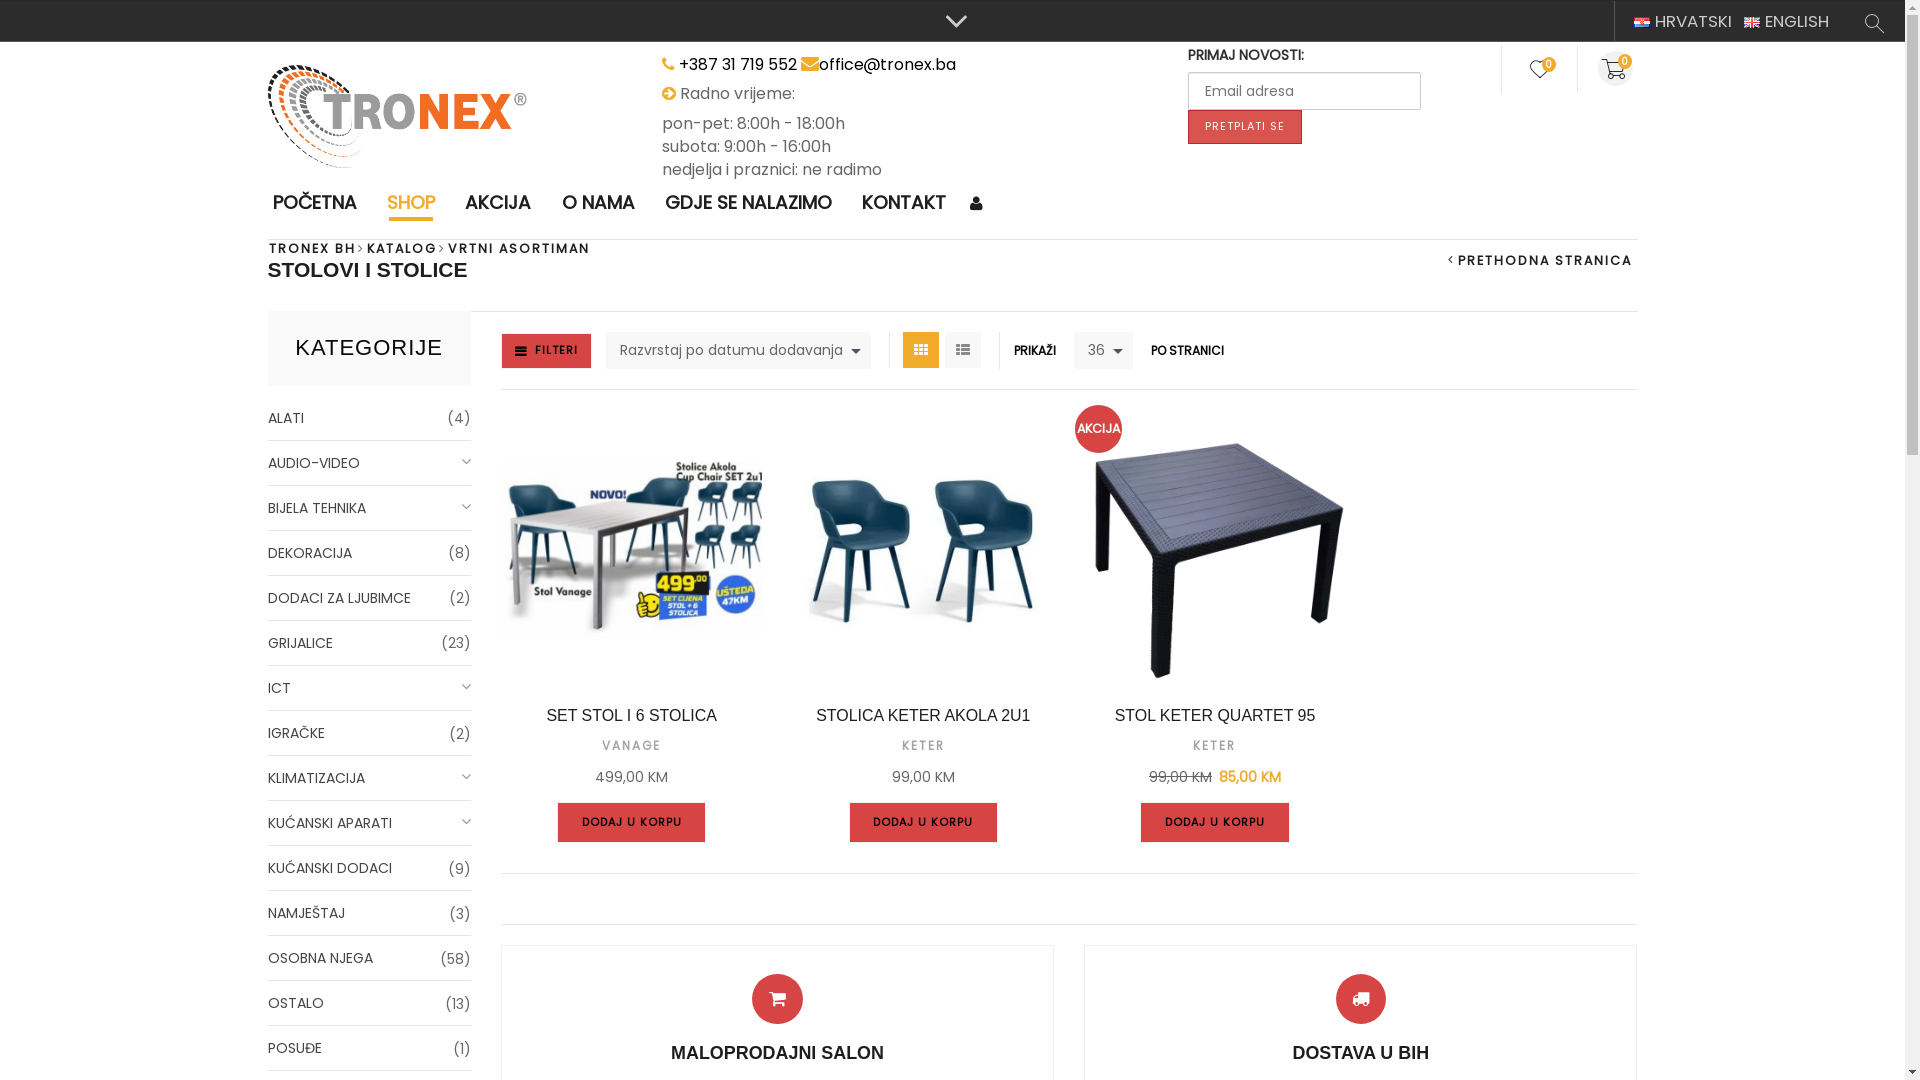 The width and height of the screenshot is (1920, 1080). Describe the element at coordinates (630, 745) in the screenshot. I see `'VANAGE'` at that location.